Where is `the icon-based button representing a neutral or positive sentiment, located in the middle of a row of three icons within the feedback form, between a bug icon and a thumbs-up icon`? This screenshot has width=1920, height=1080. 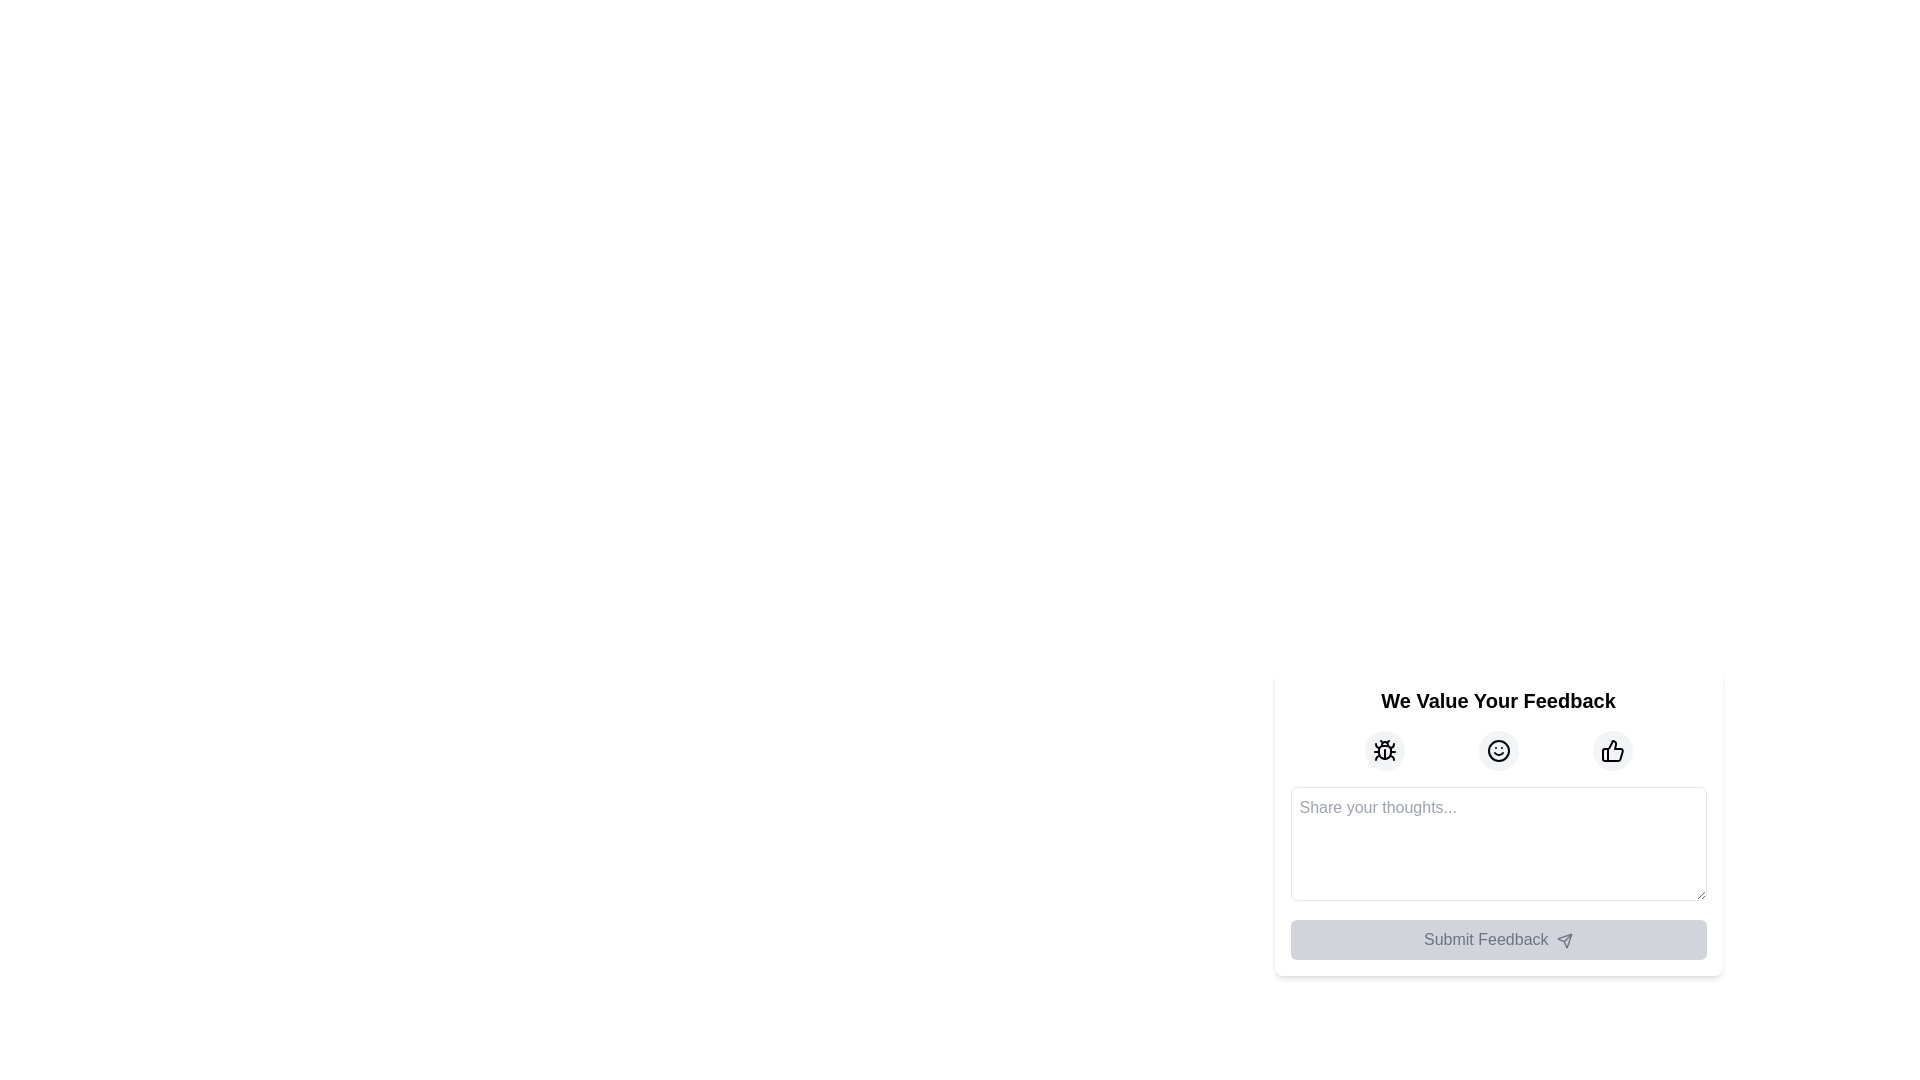 the icon-based button representing a neutral or positive sentiment, located in the middle of a row of three icons within the feedback form, between a bug icon and a thumbs-up icon is located at coordinates (1498, 751).